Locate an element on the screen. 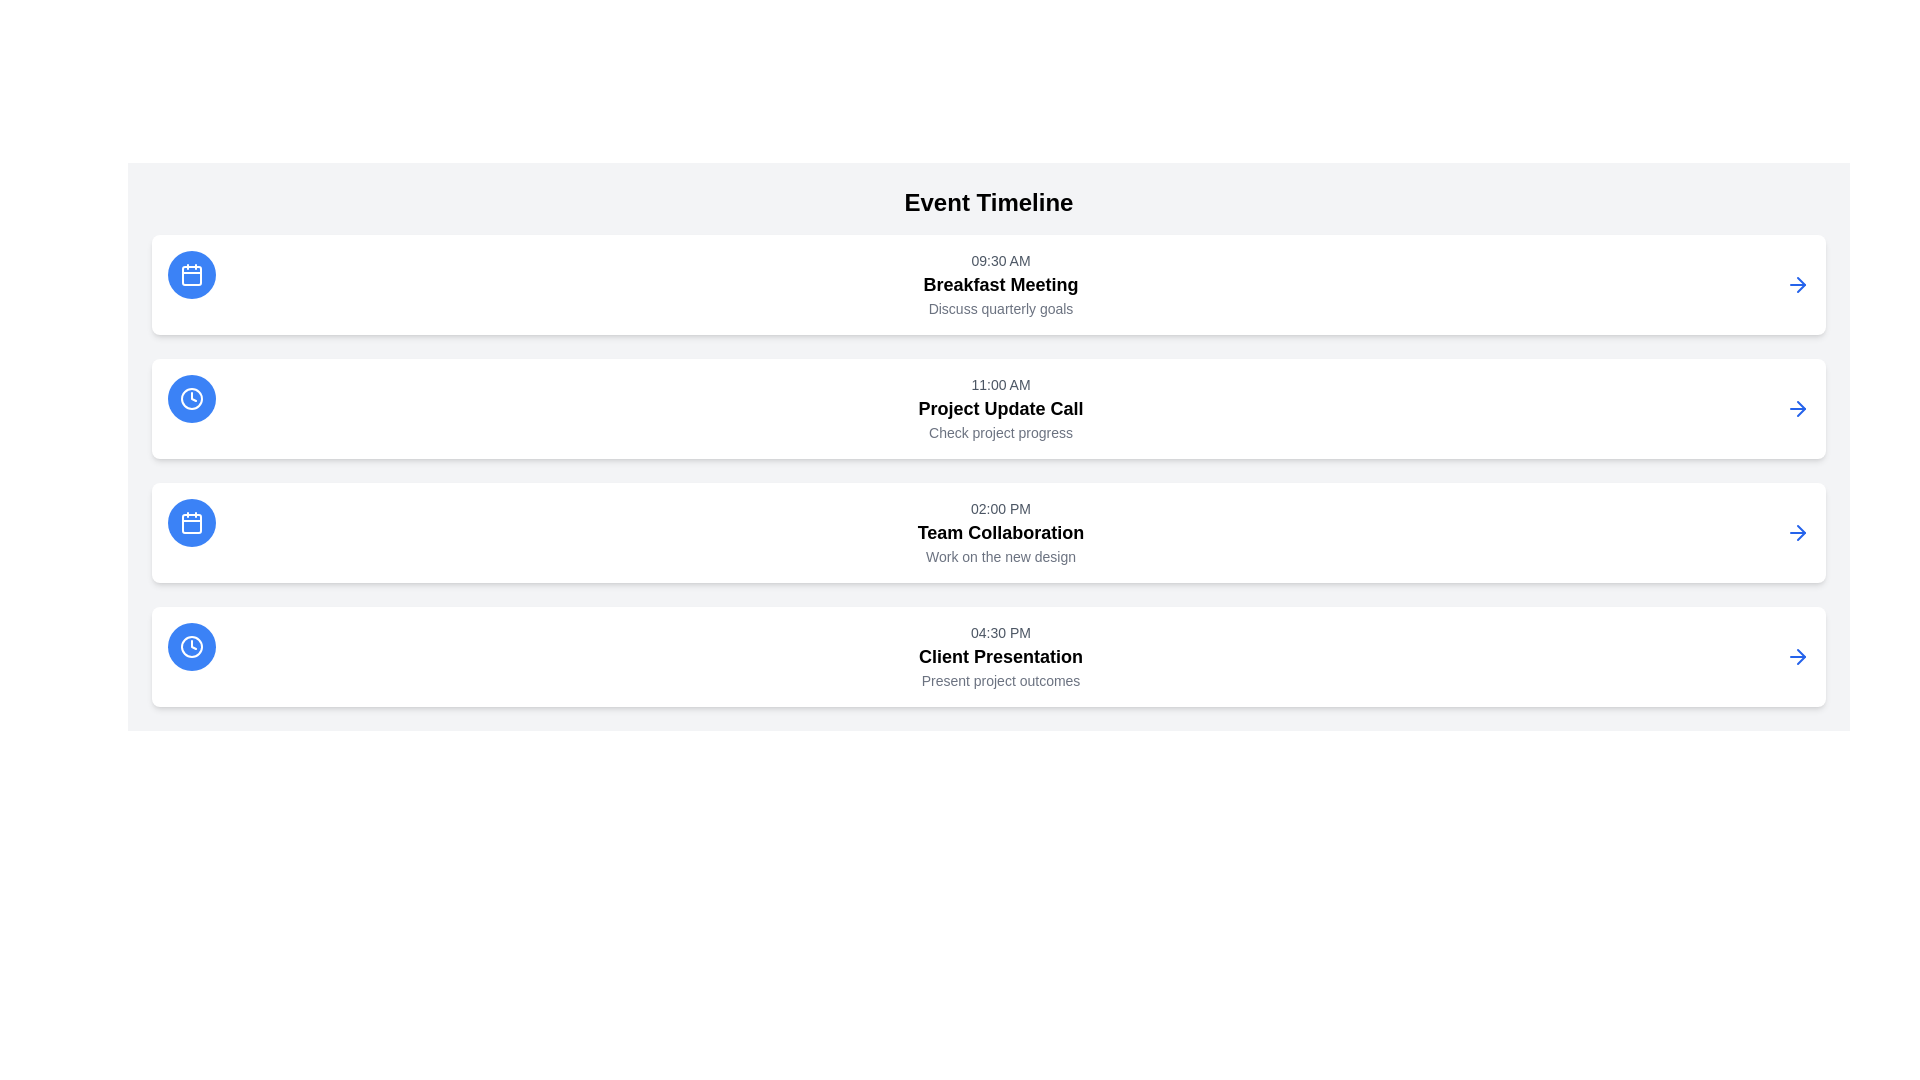 Image resolution: width=1920 pixels, height=1080 pixels. text content of the non-interactive label that provides context for the event titled 'Breakfast Meeting', located directly beneath the 'Breakfast Meeting' title is located at coordinates (1001, 308).